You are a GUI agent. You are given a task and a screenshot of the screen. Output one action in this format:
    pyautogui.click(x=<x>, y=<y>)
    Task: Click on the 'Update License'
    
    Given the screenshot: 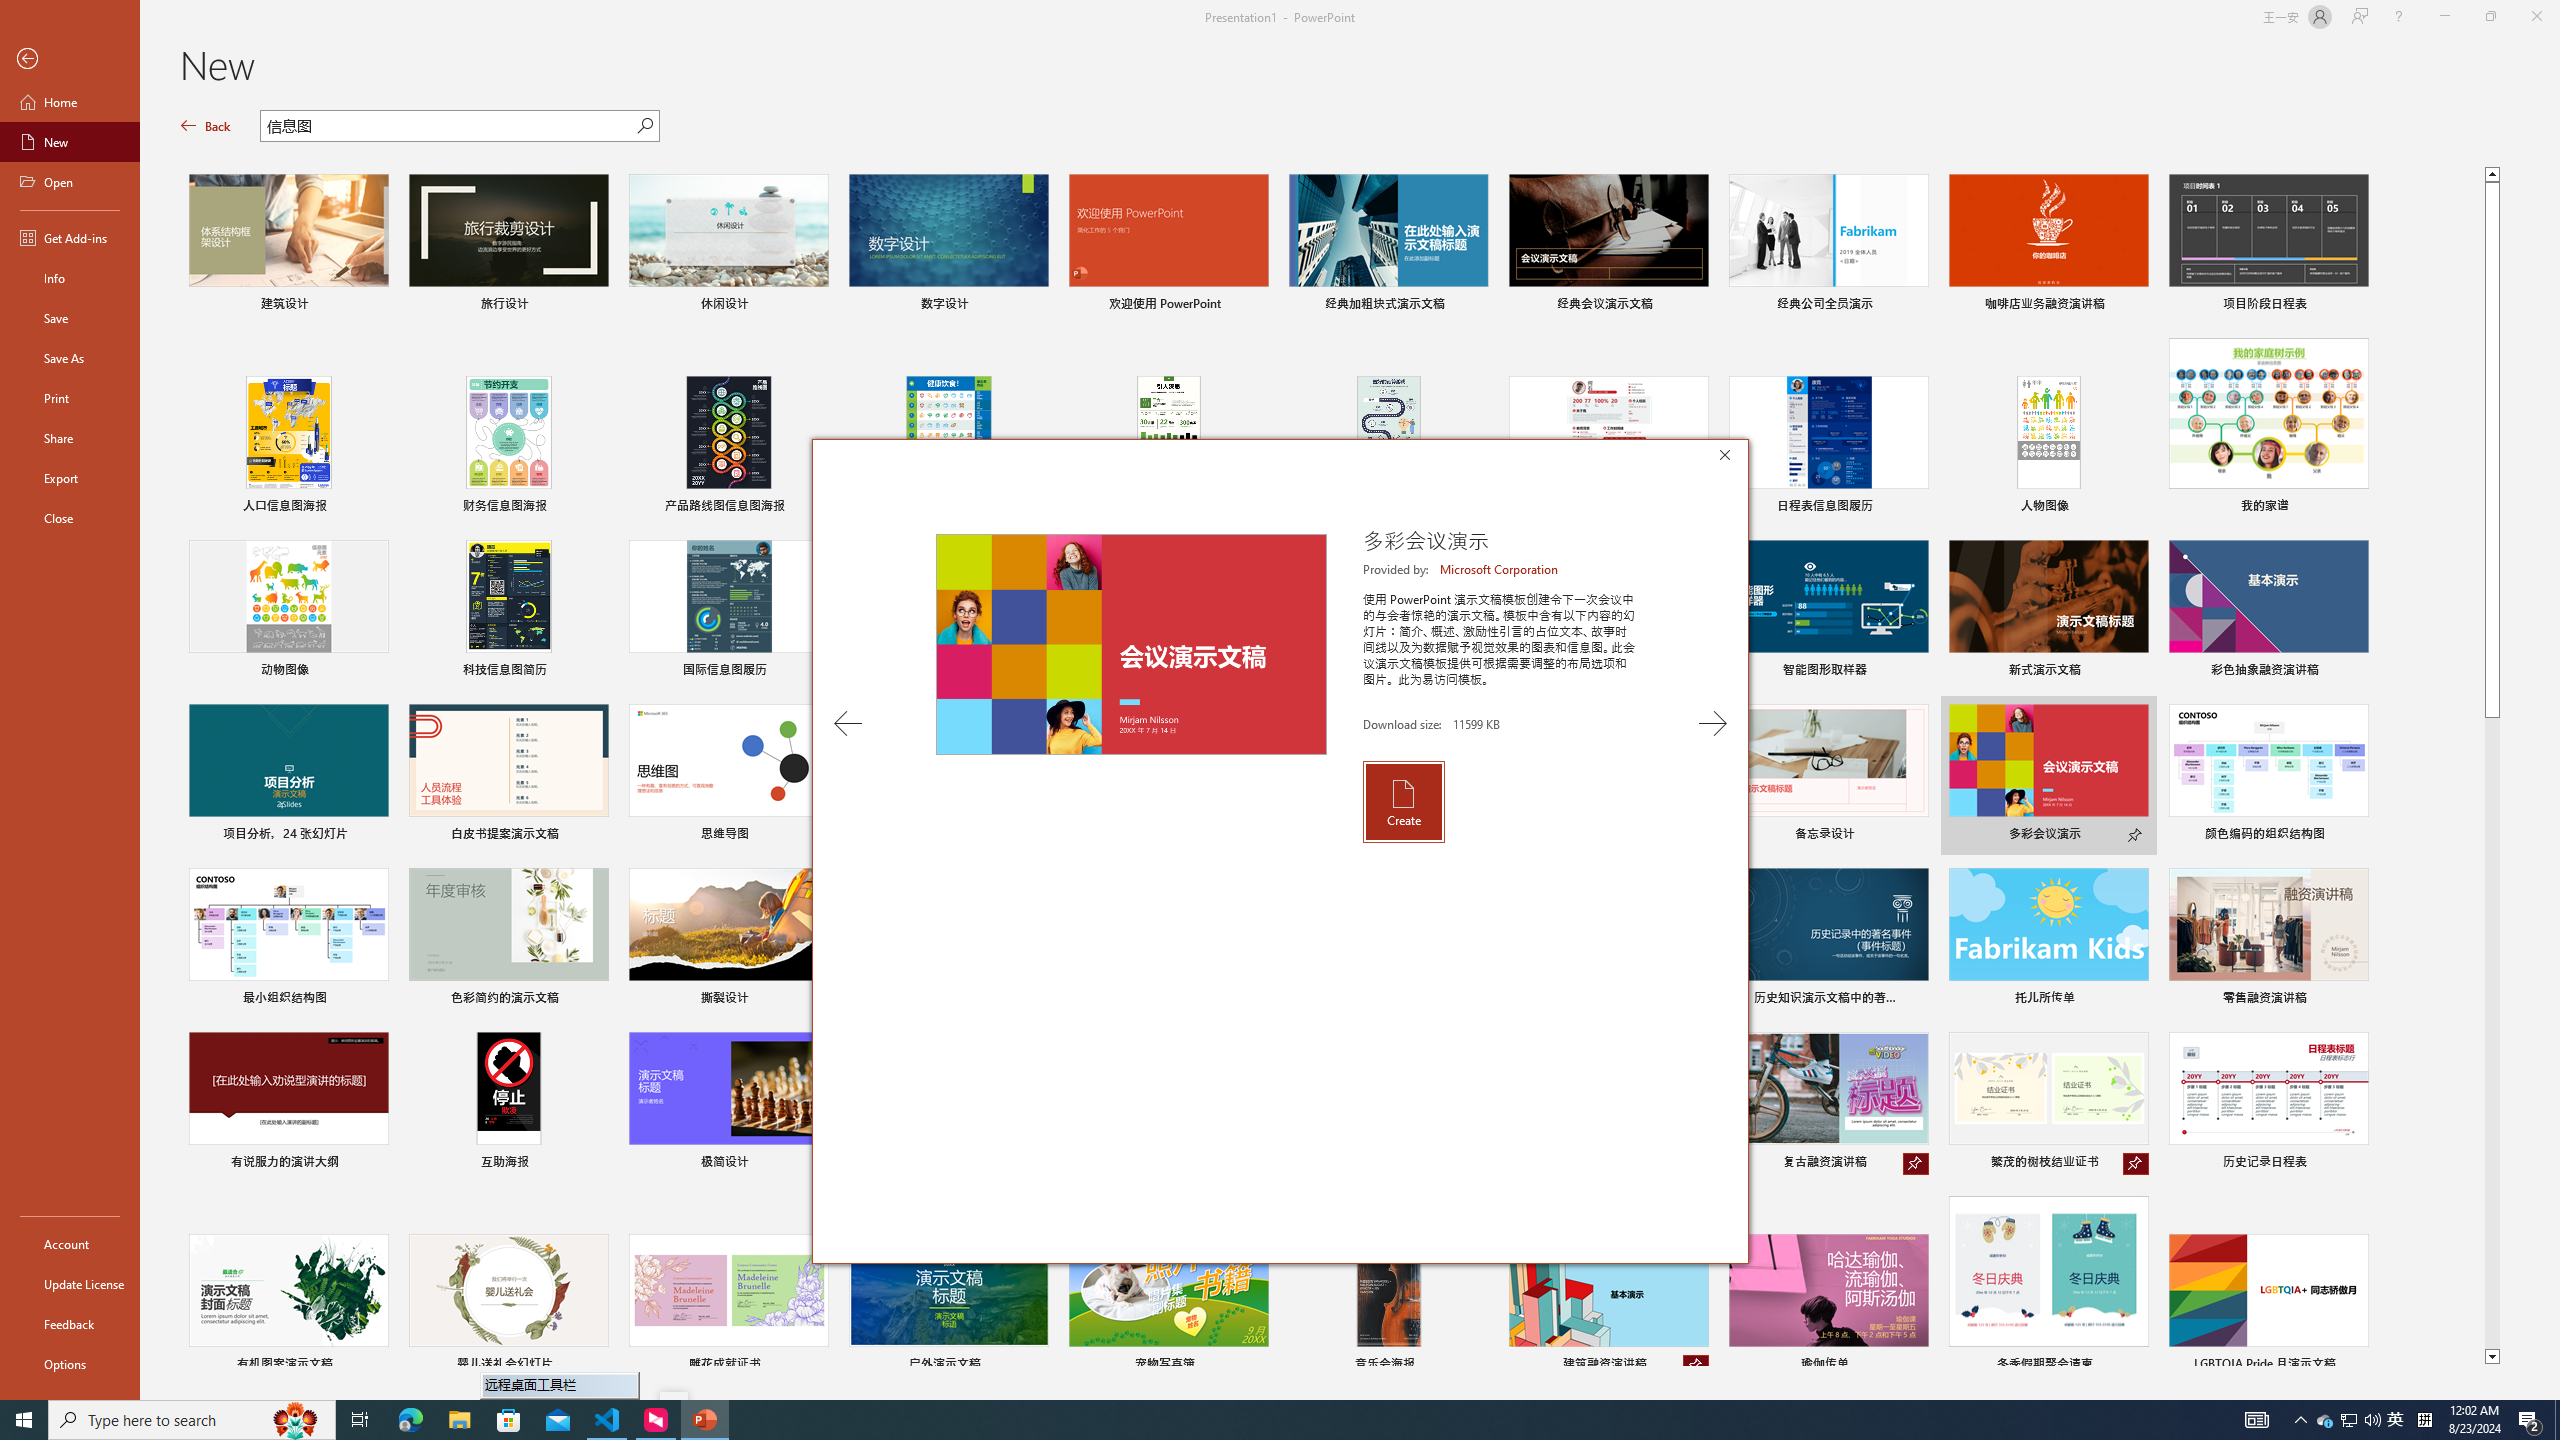 What is the action you would take?
    pyautogui.click(x=69, y=1283)
    